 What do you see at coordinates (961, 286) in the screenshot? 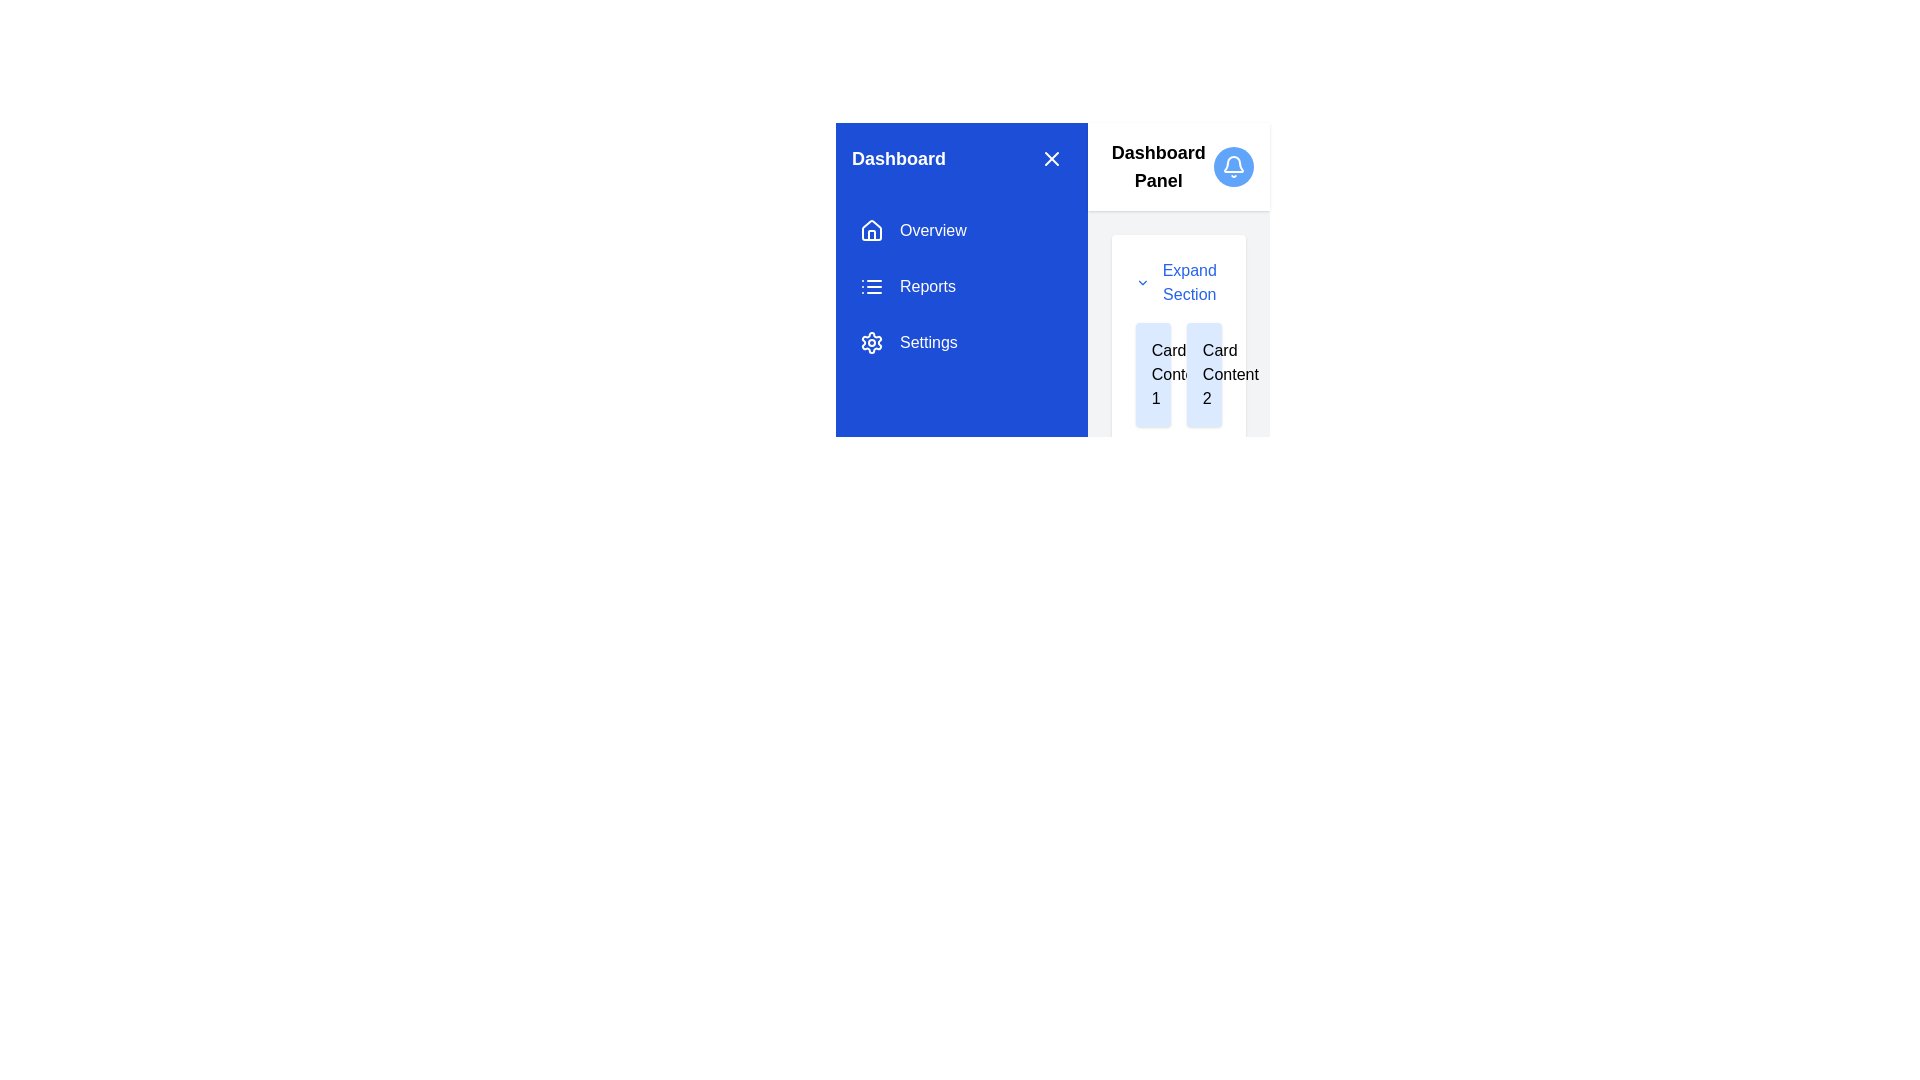
I see `labels of the vertical navigation group located on the left side of the interface, which contains 'Overview', 'Reports', and 'Settings'` at bounding box center [961, 286].